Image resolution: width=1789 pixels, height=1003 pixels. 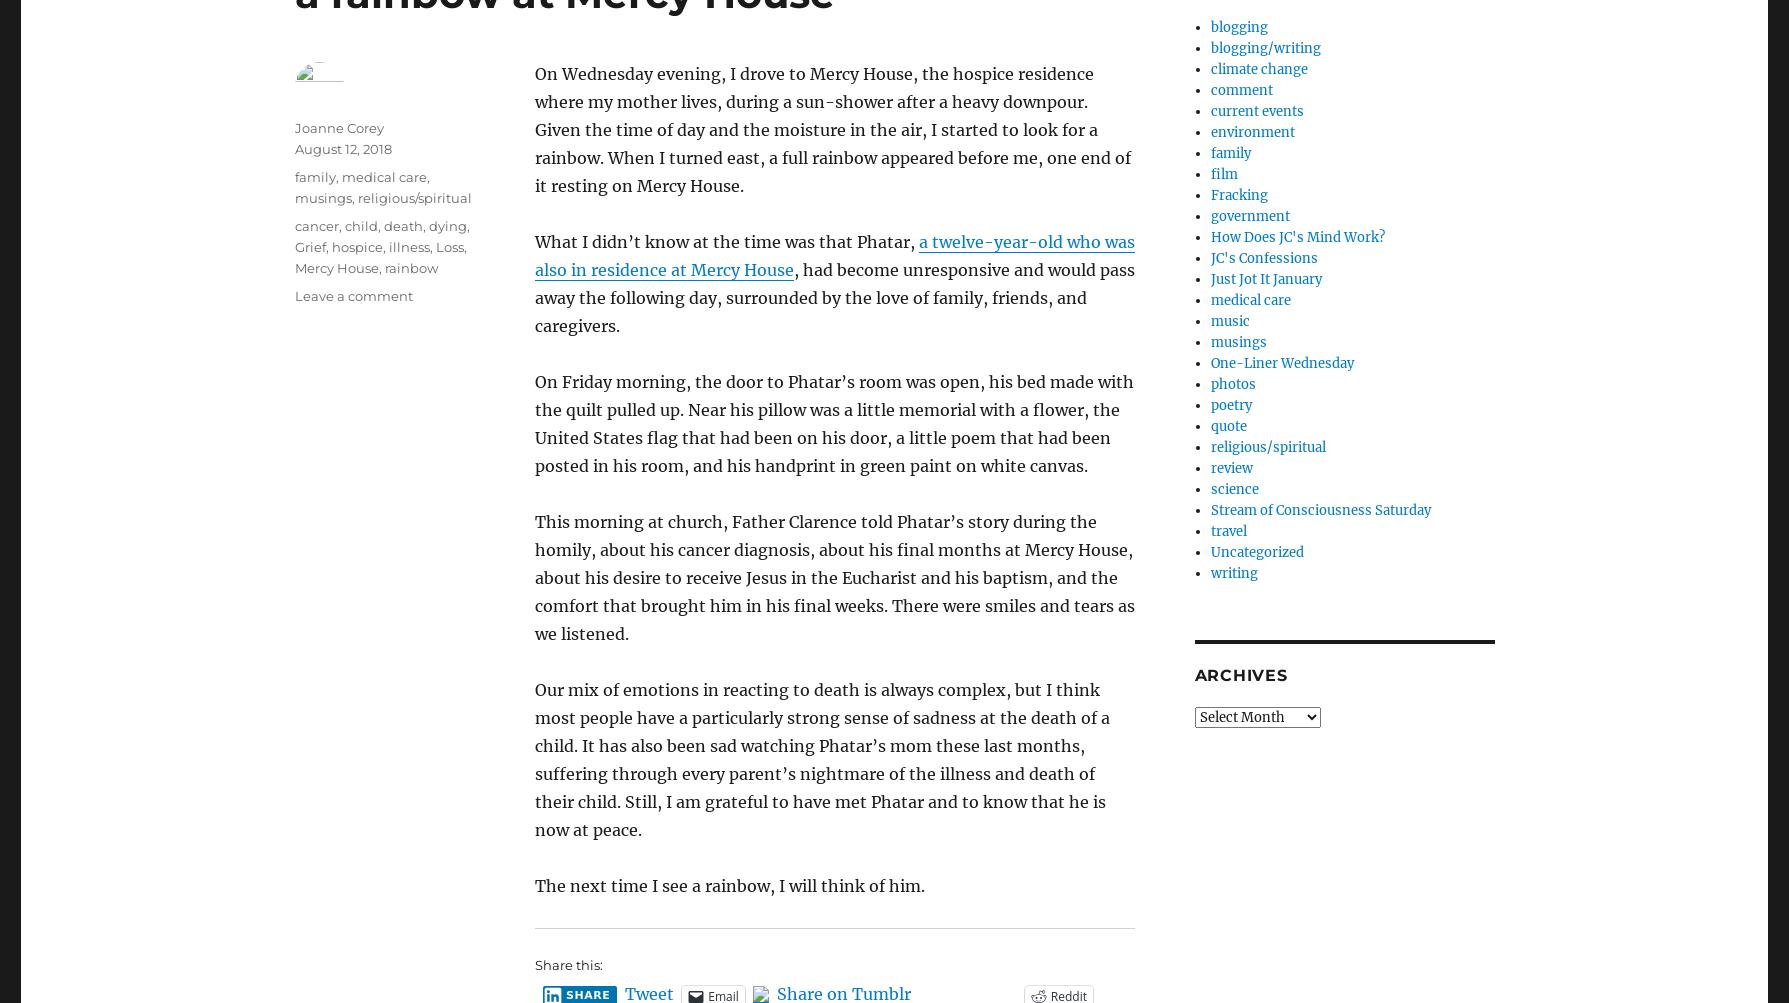 I want to click on 'comment', so click(x=1210, y=90).